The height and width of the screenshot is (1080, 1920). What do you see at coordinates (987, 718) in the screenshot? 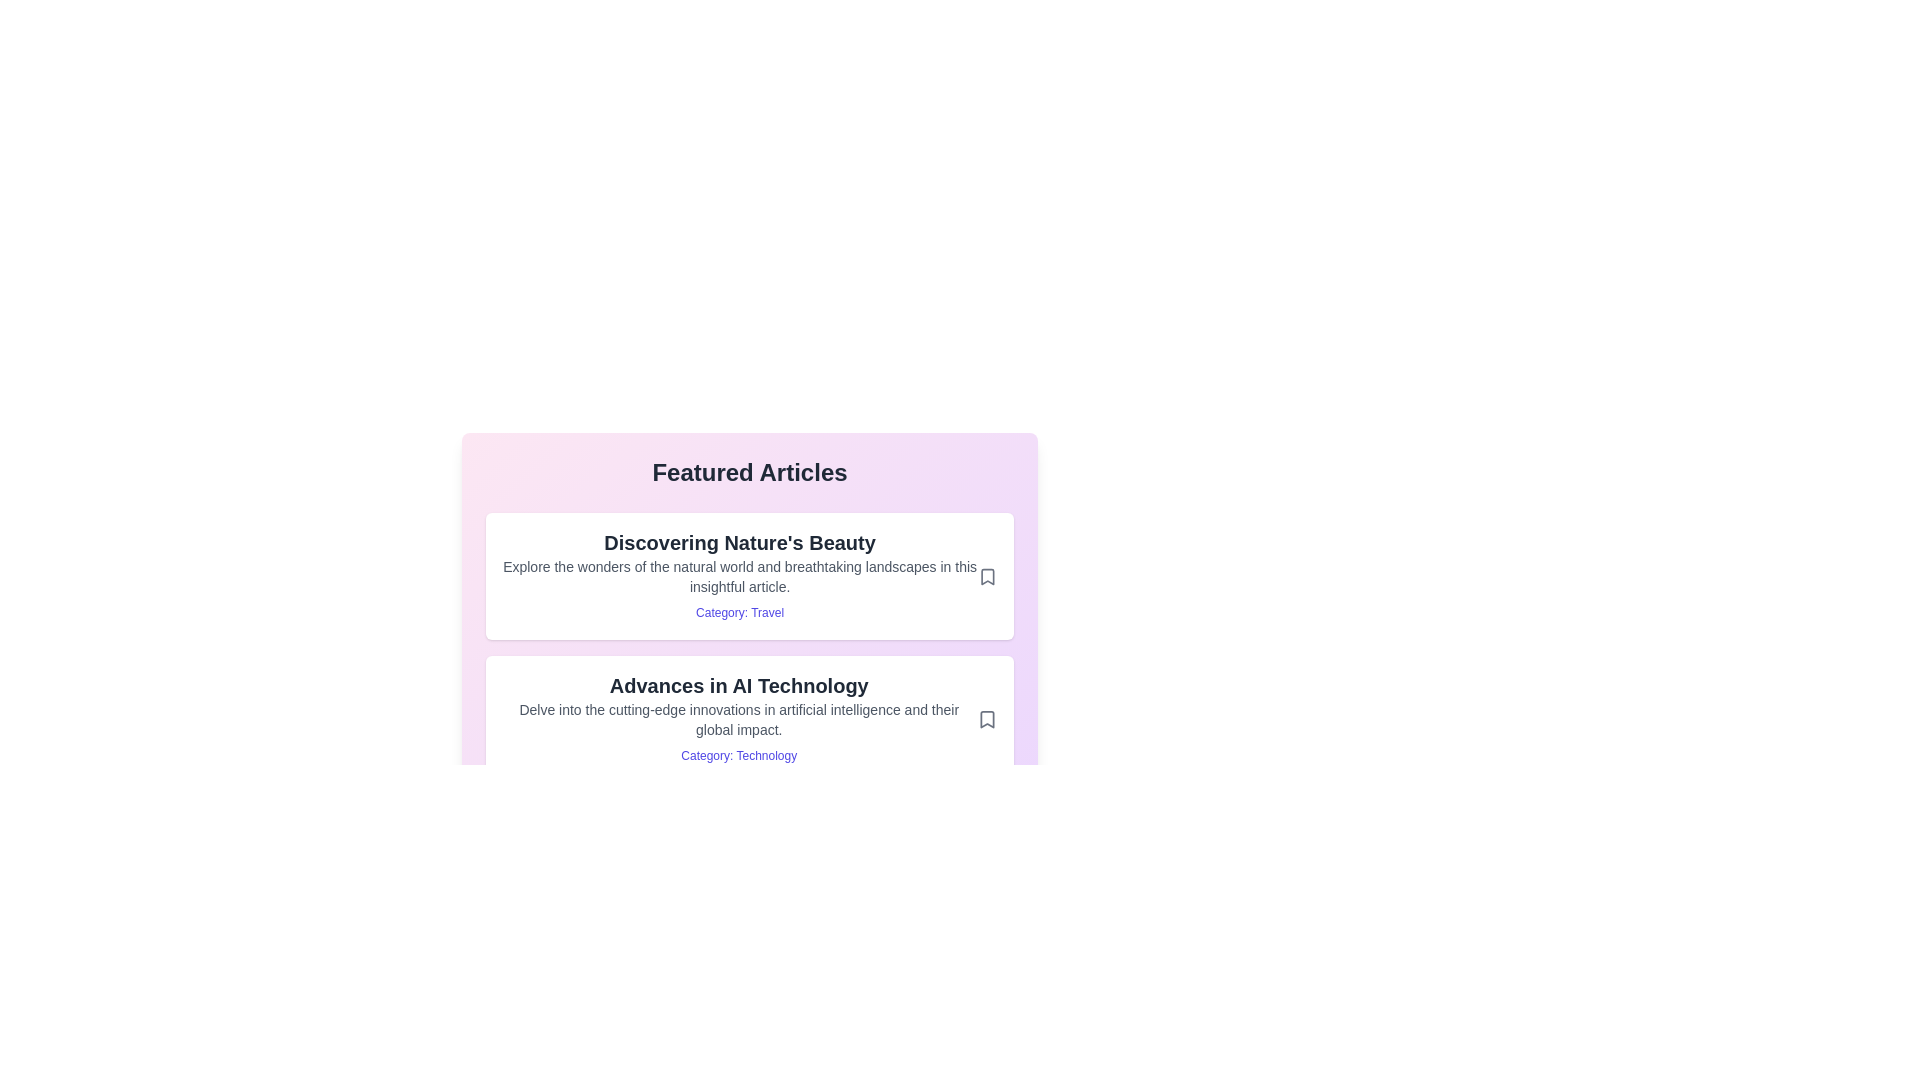
I see `the bookmark icon for the article titled 'Advances in AI Technology'` at bounding box center [987, 718].